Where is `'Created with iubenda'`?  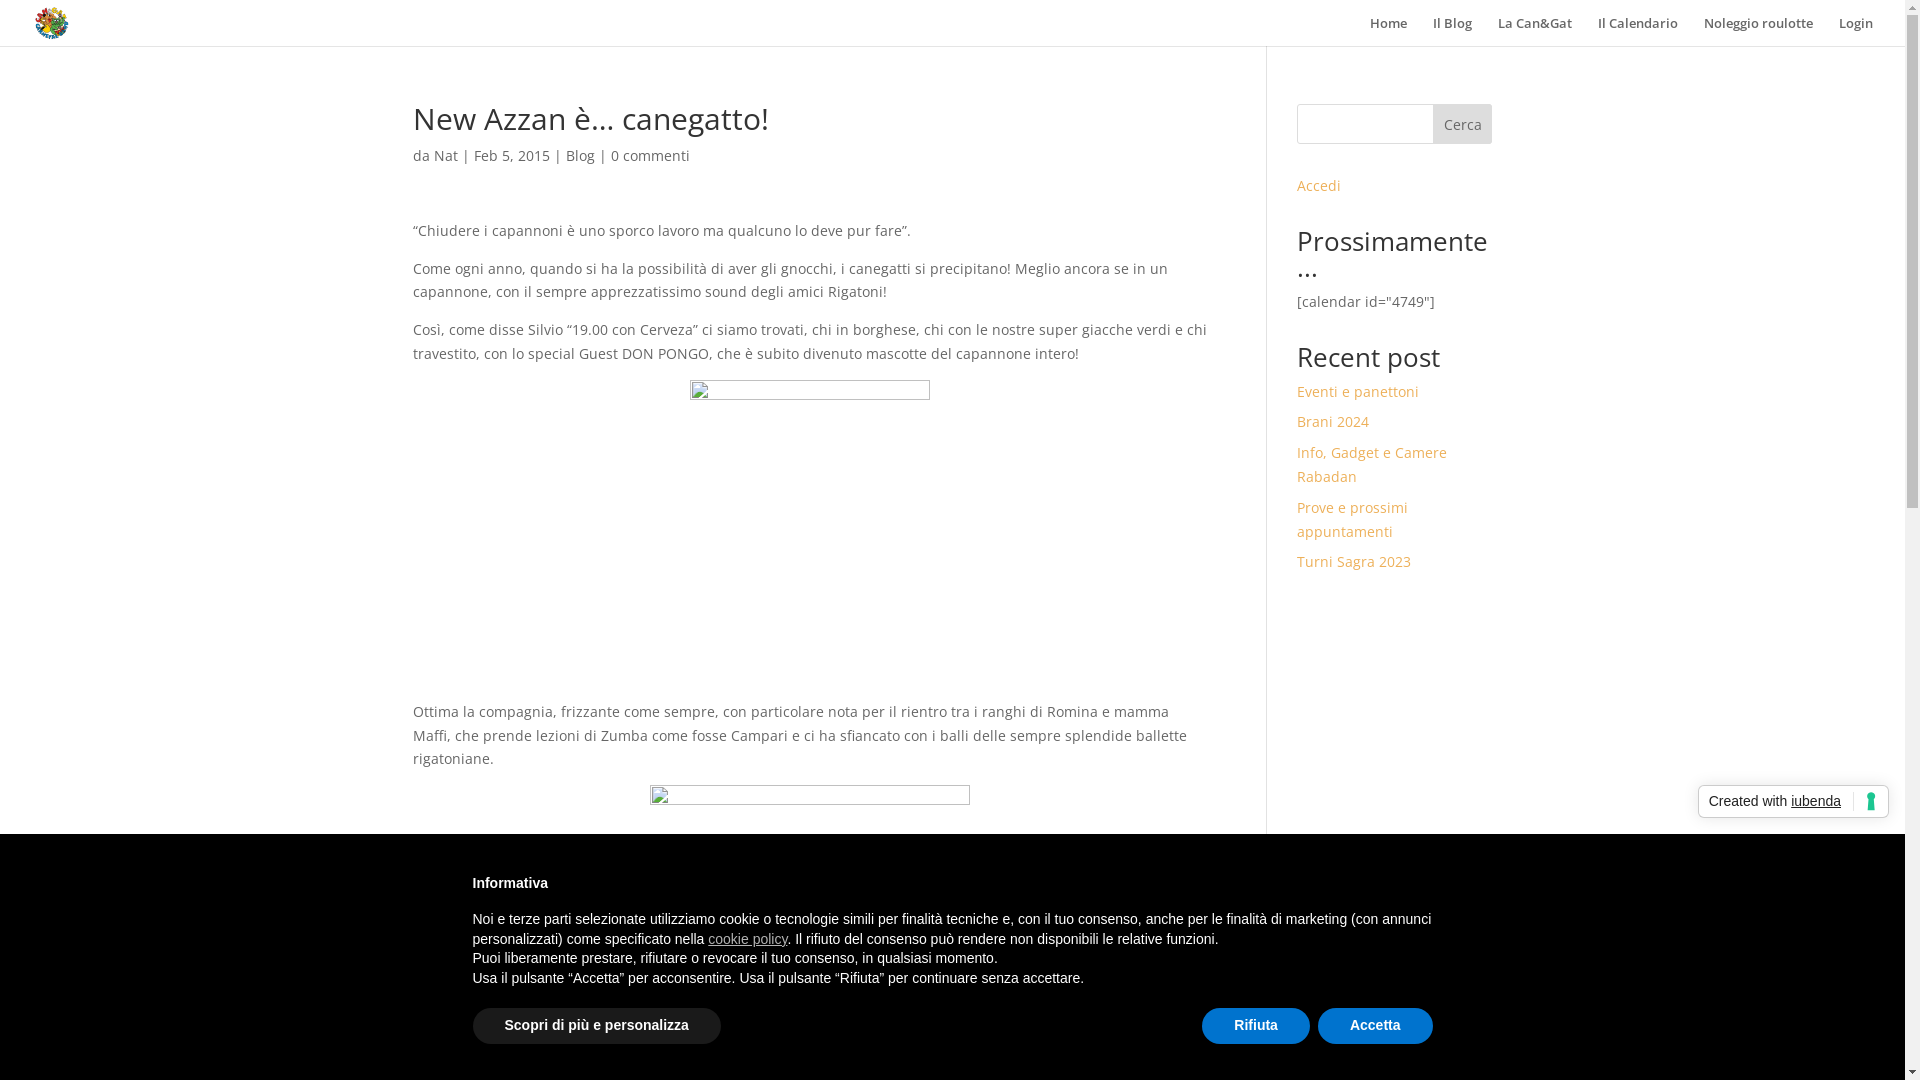
'Created with iubenda' is located at coordinates (1793, 801).